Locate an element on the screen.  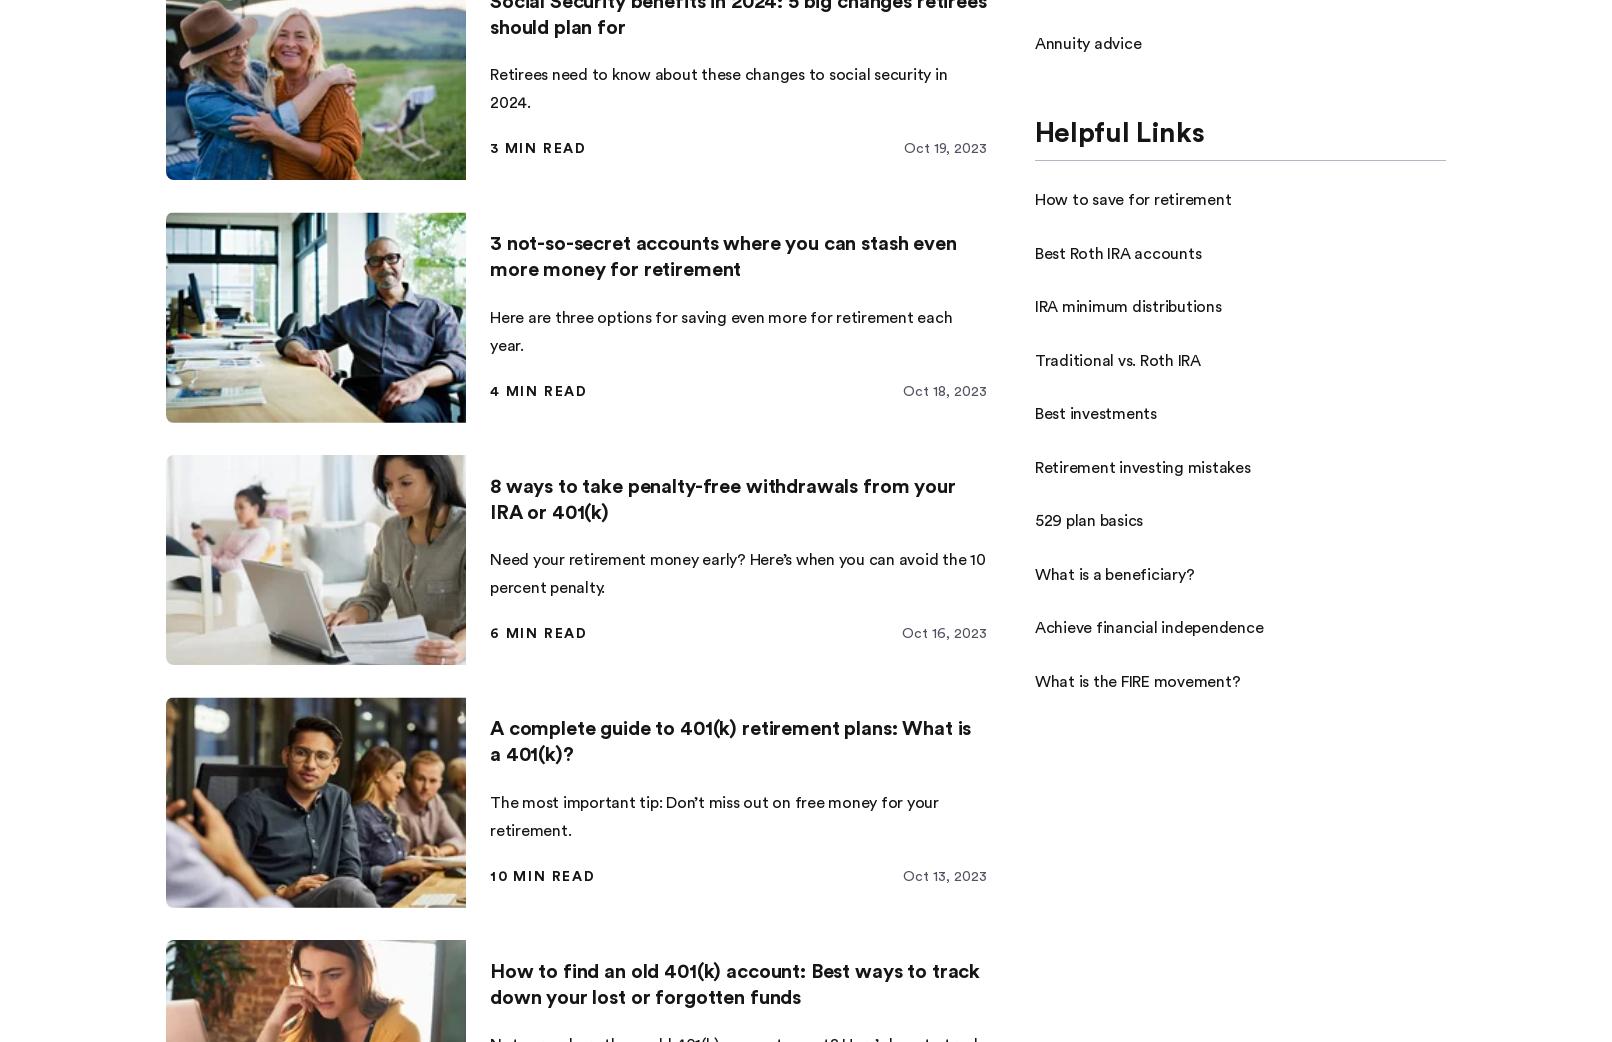
'How to find an old 401(k) account: Best ways to track down your lost or forgotten funds' is located at coordinates (735, 983).